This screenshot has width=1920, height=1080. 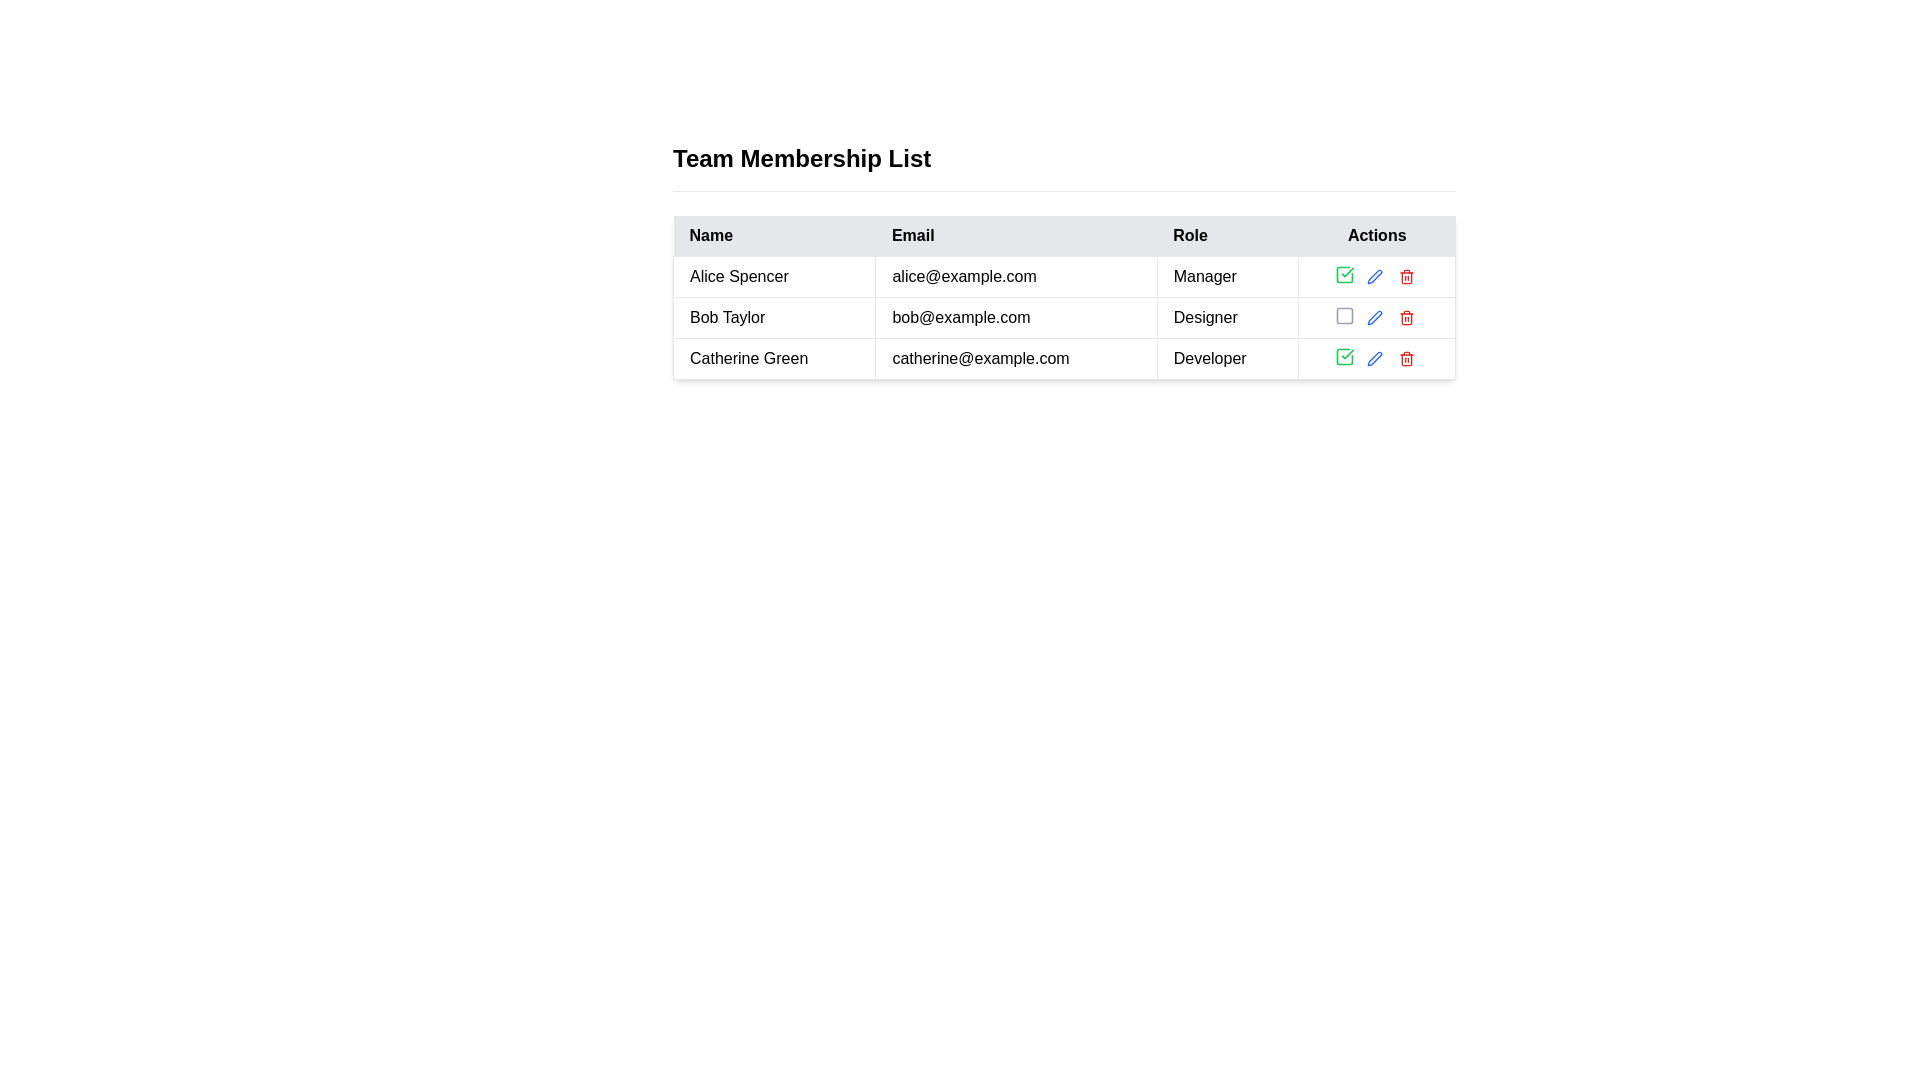 What do you see at coordinates (1227, 316) in the screenshot?
I see `the text label displaying 'Designer' in the second row of the 'Team Membership List' table, located in the third column` at bounding box center [1227, 316].